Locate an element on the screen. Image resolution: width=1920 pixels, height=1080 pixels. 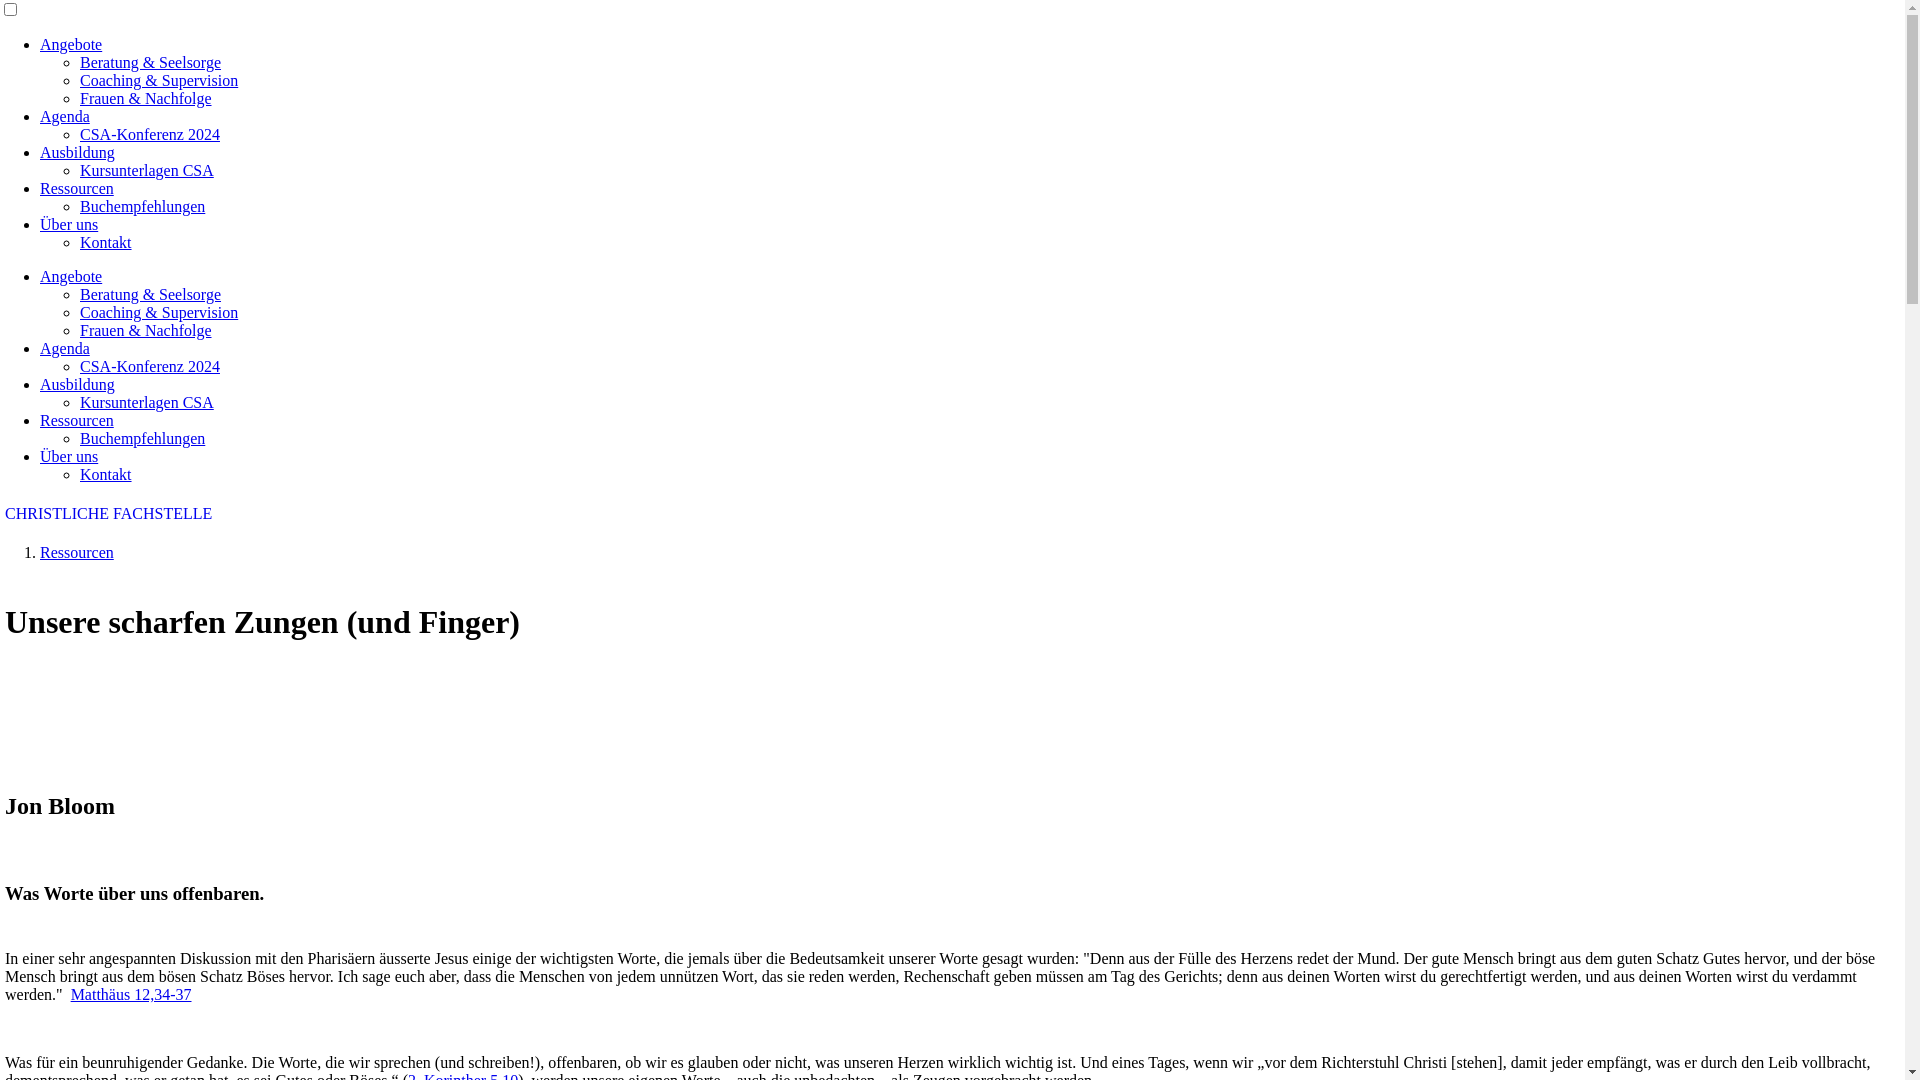
'Buchempfehlungen' is located at coordinates (141, 206).